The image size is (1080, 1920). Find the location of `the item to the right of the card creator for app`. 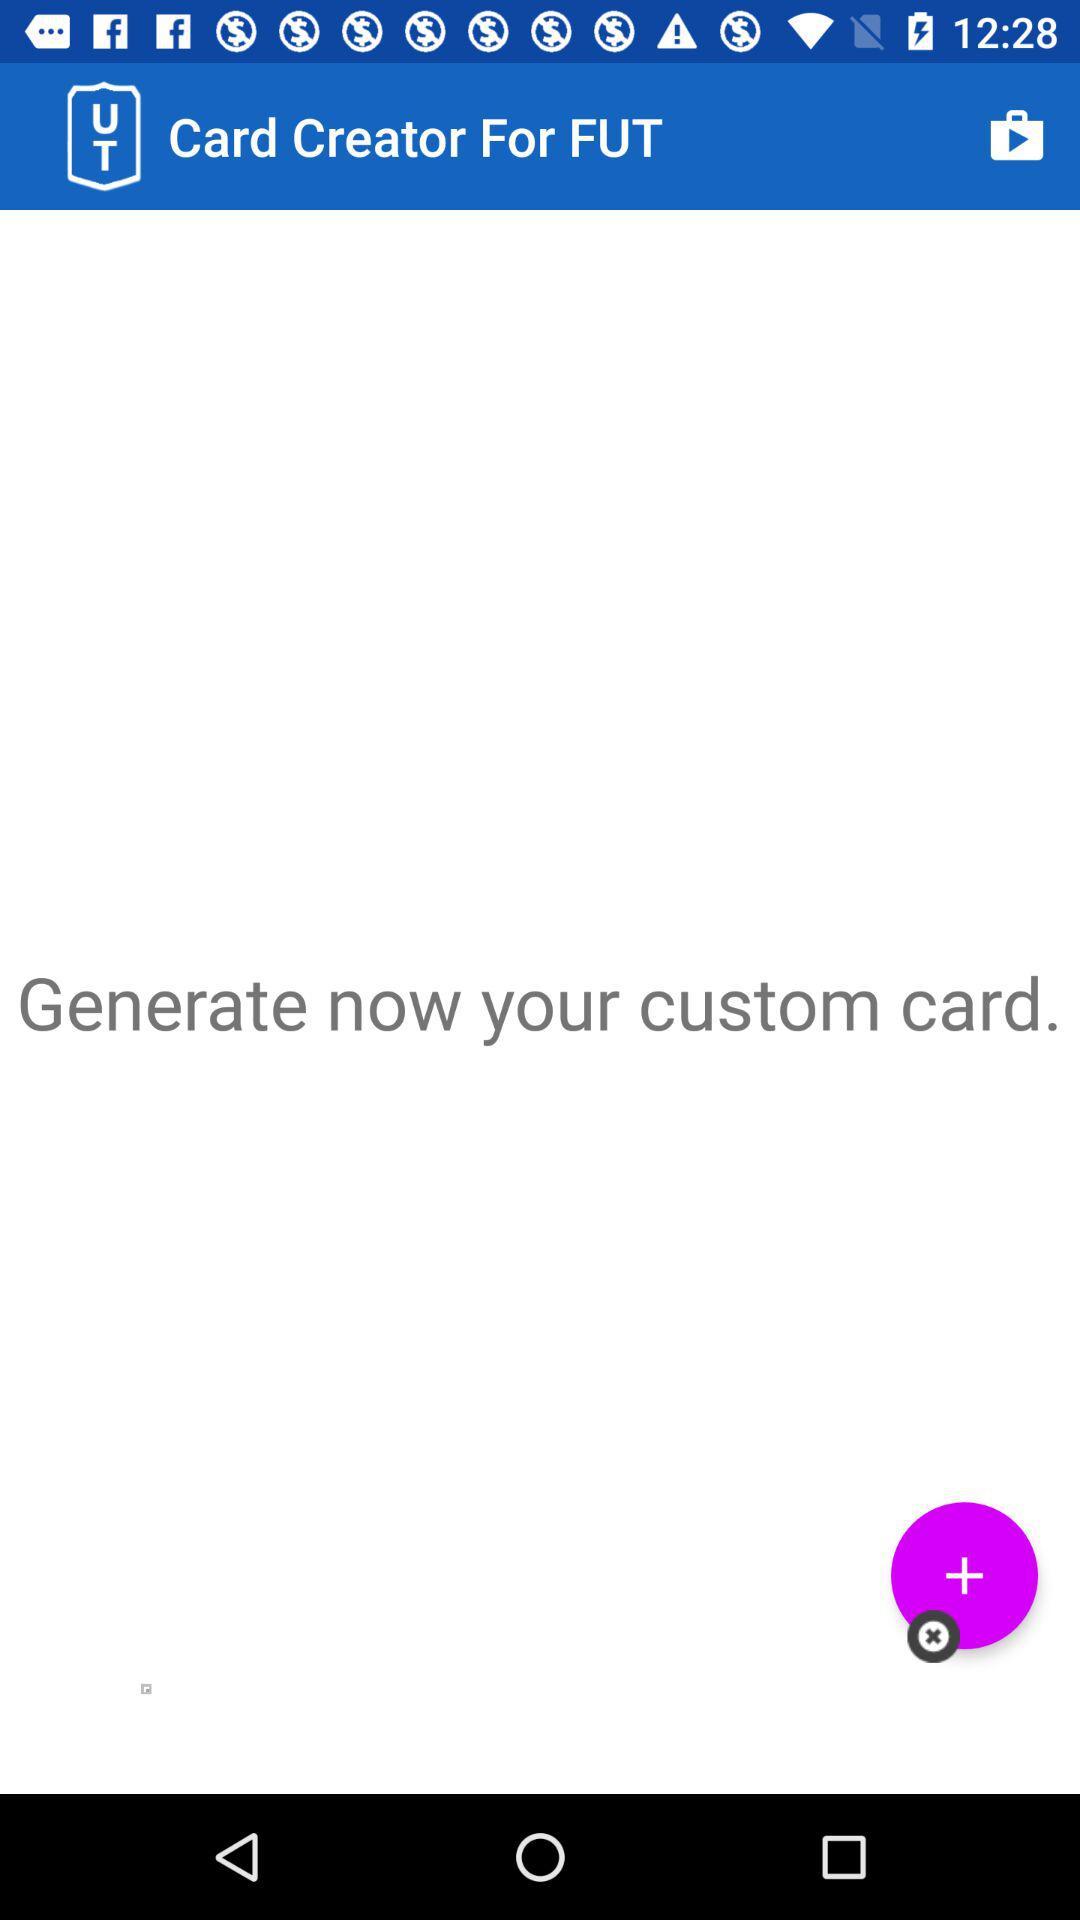

the item to the right of the card creator for app is located at coordinates (1017, 135).